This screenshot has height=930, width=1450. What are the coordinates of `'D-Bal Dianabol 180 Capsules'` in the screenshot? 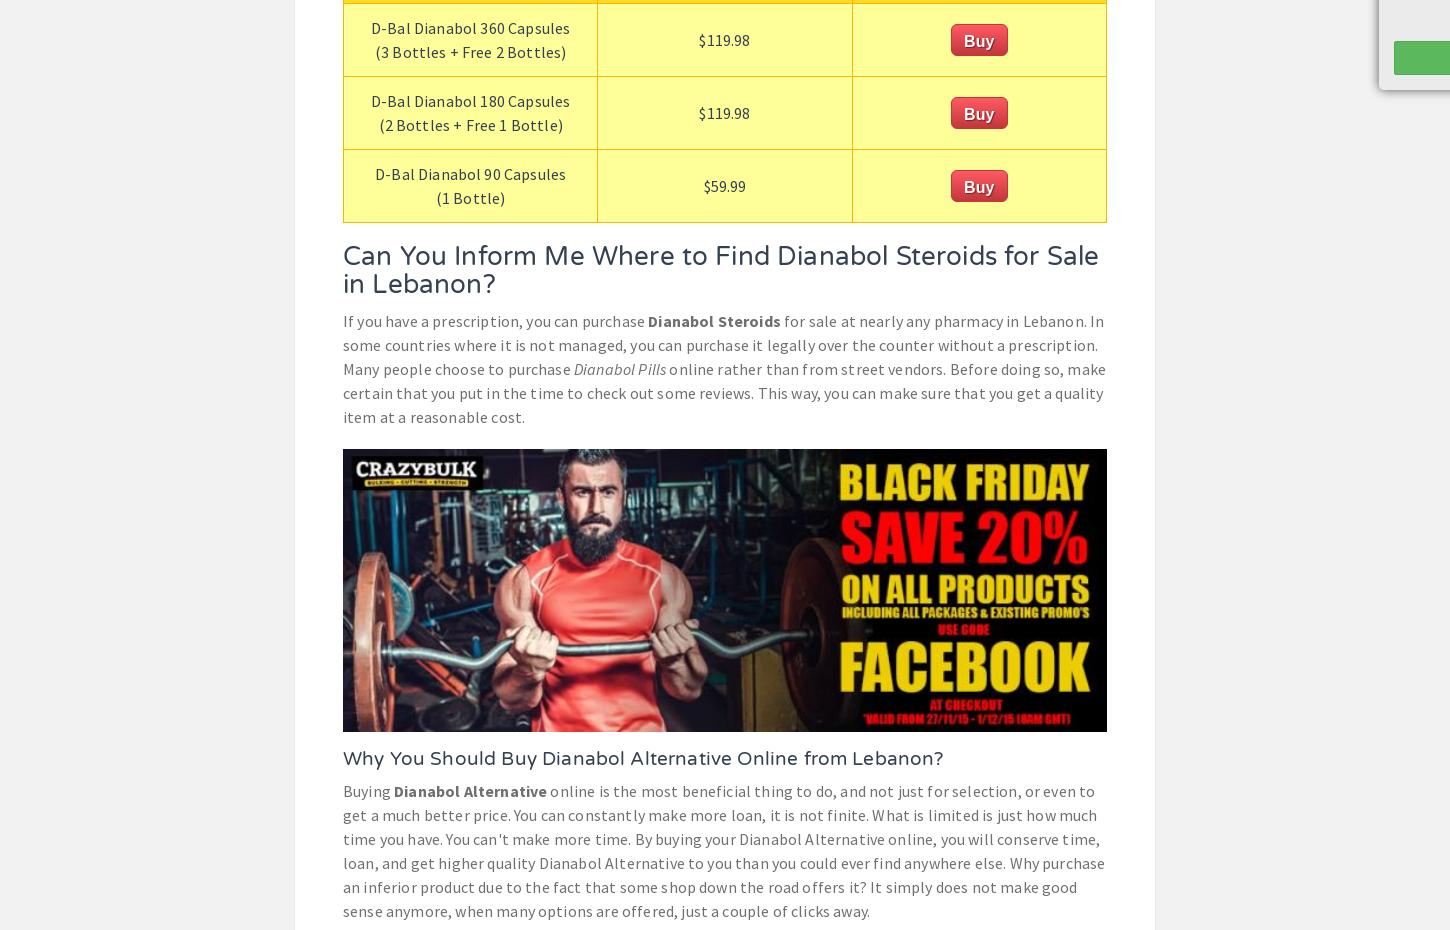 It's located at (469, 99).